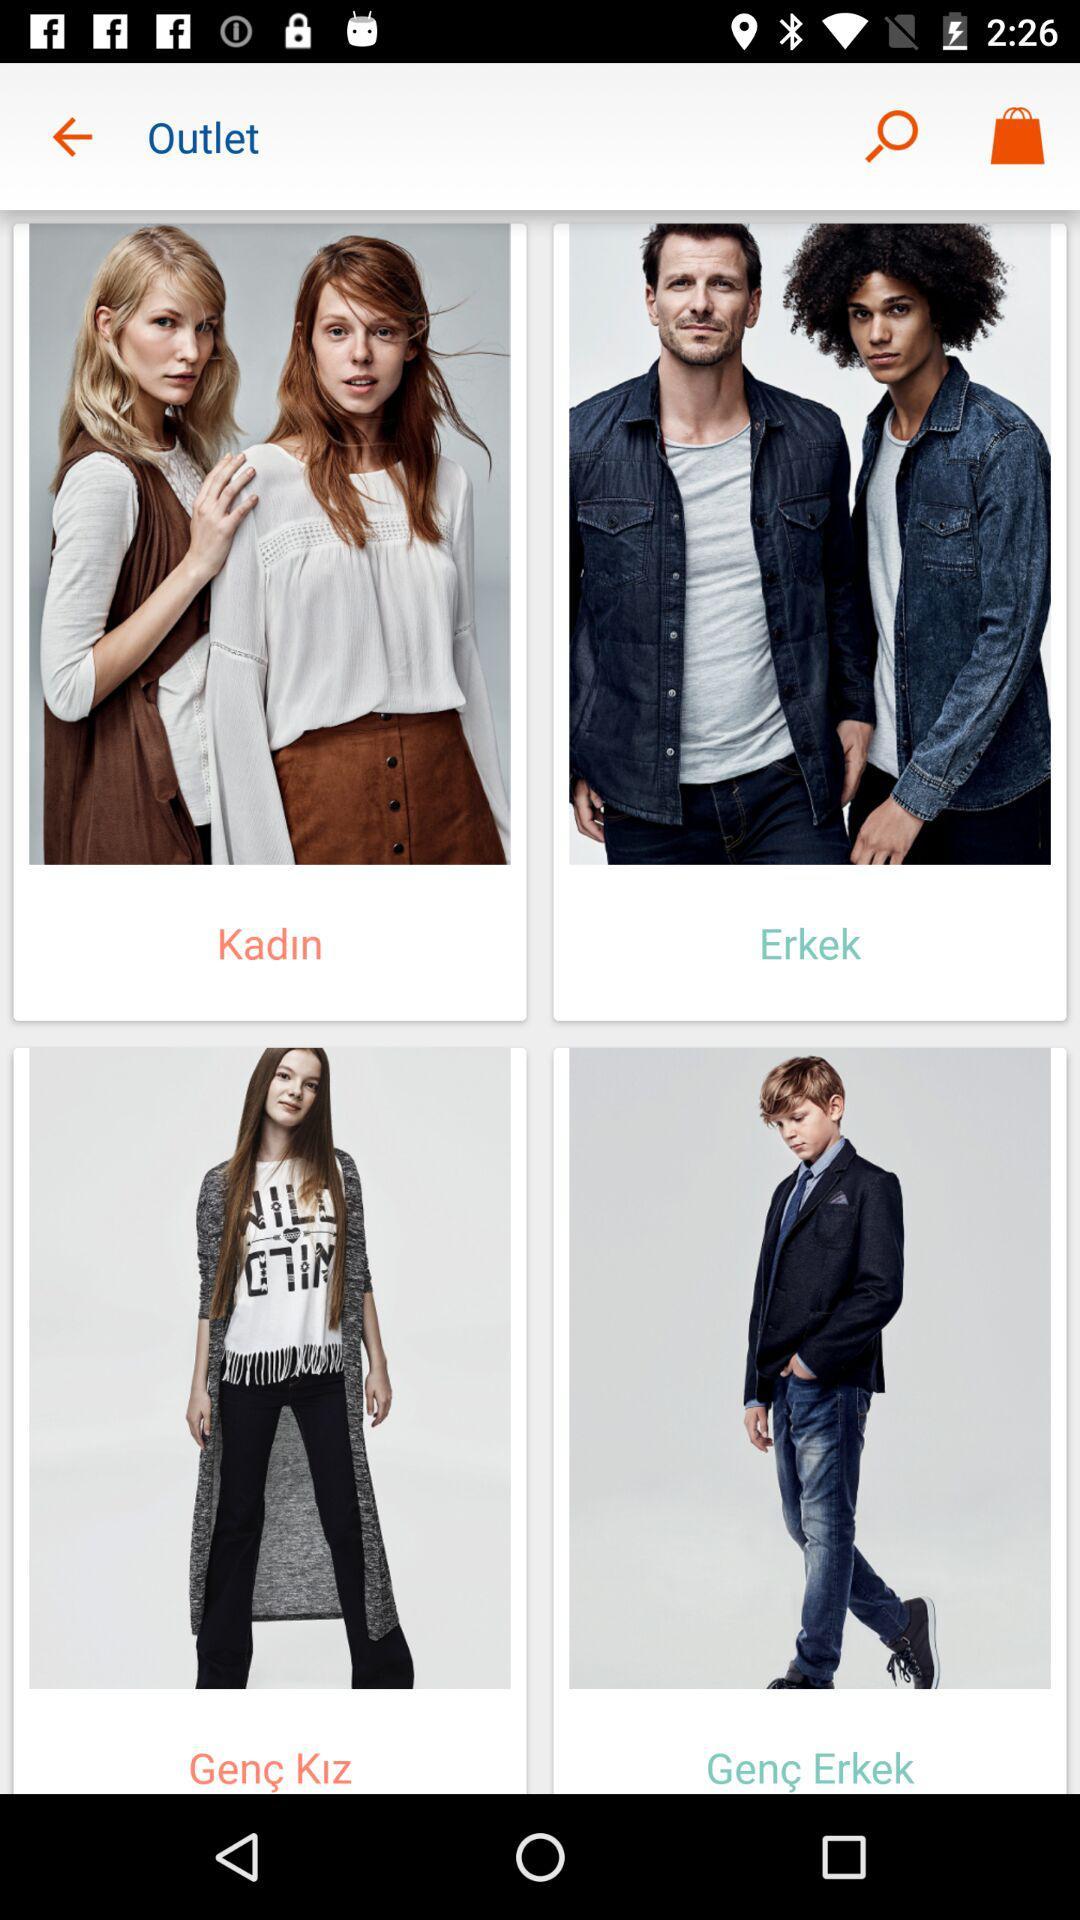  I want to click on item to the left of outlet, so click(72, 135).